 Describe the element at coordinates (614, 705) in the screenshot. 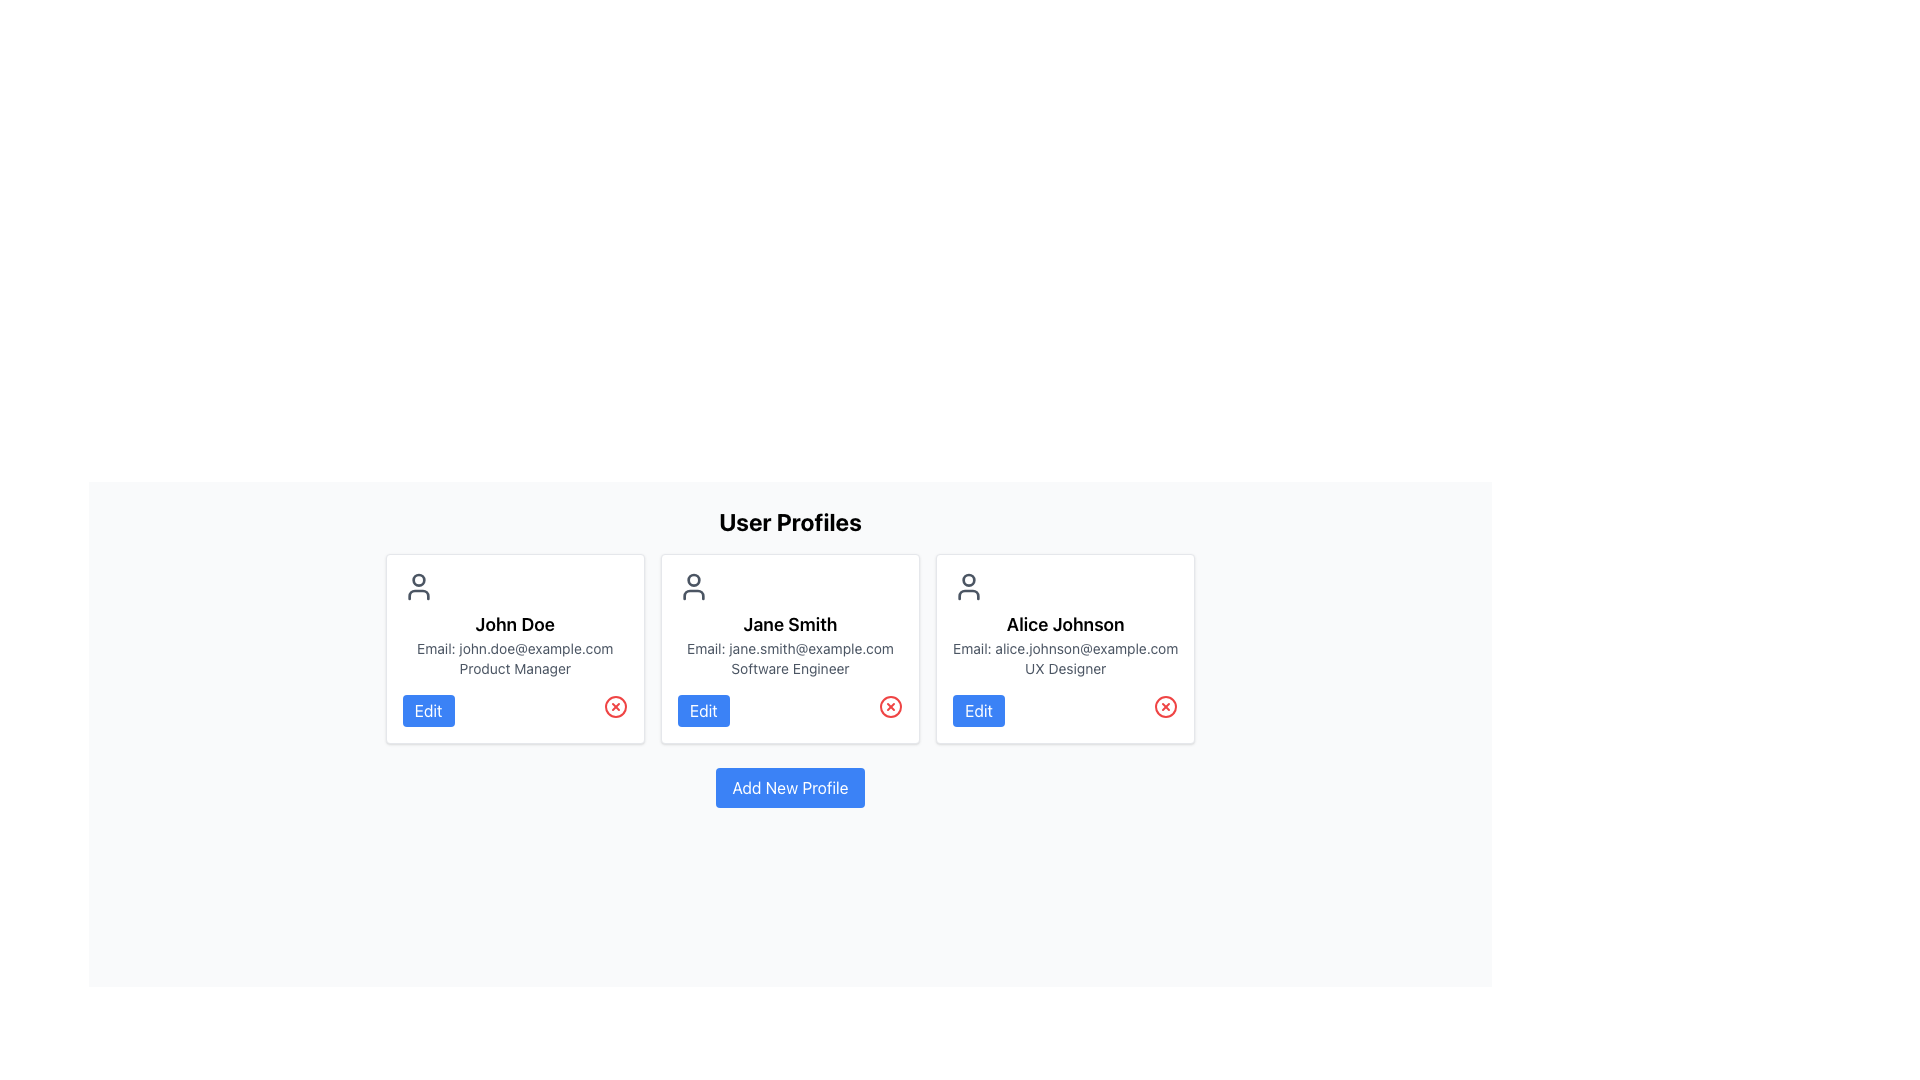

I see `the circular delete button with a red border and inner red 'X' symbol located at the bottom-right corner of the first profile card for 'John Doe'` at that location.